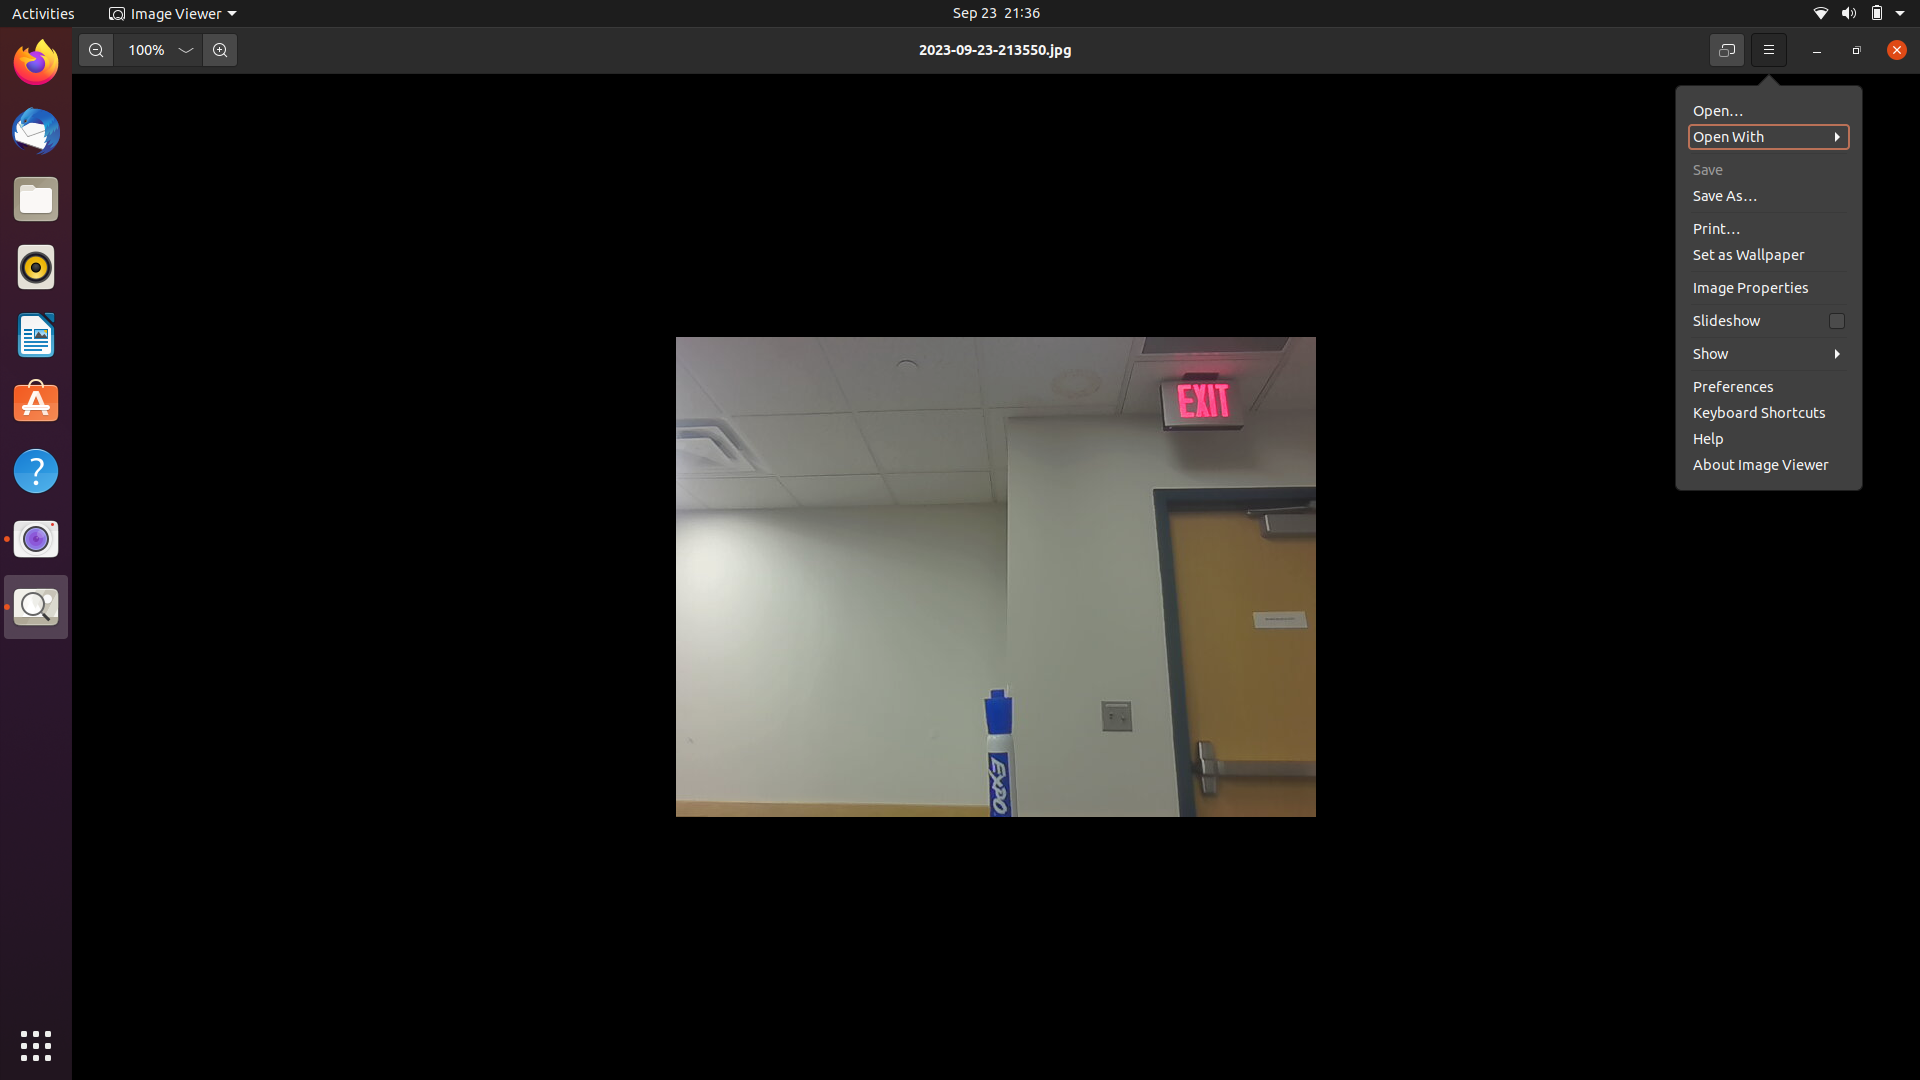  Describe the element at coordinates (94, 49) in the screenshot. I see `Zoom out the image once` at that location.